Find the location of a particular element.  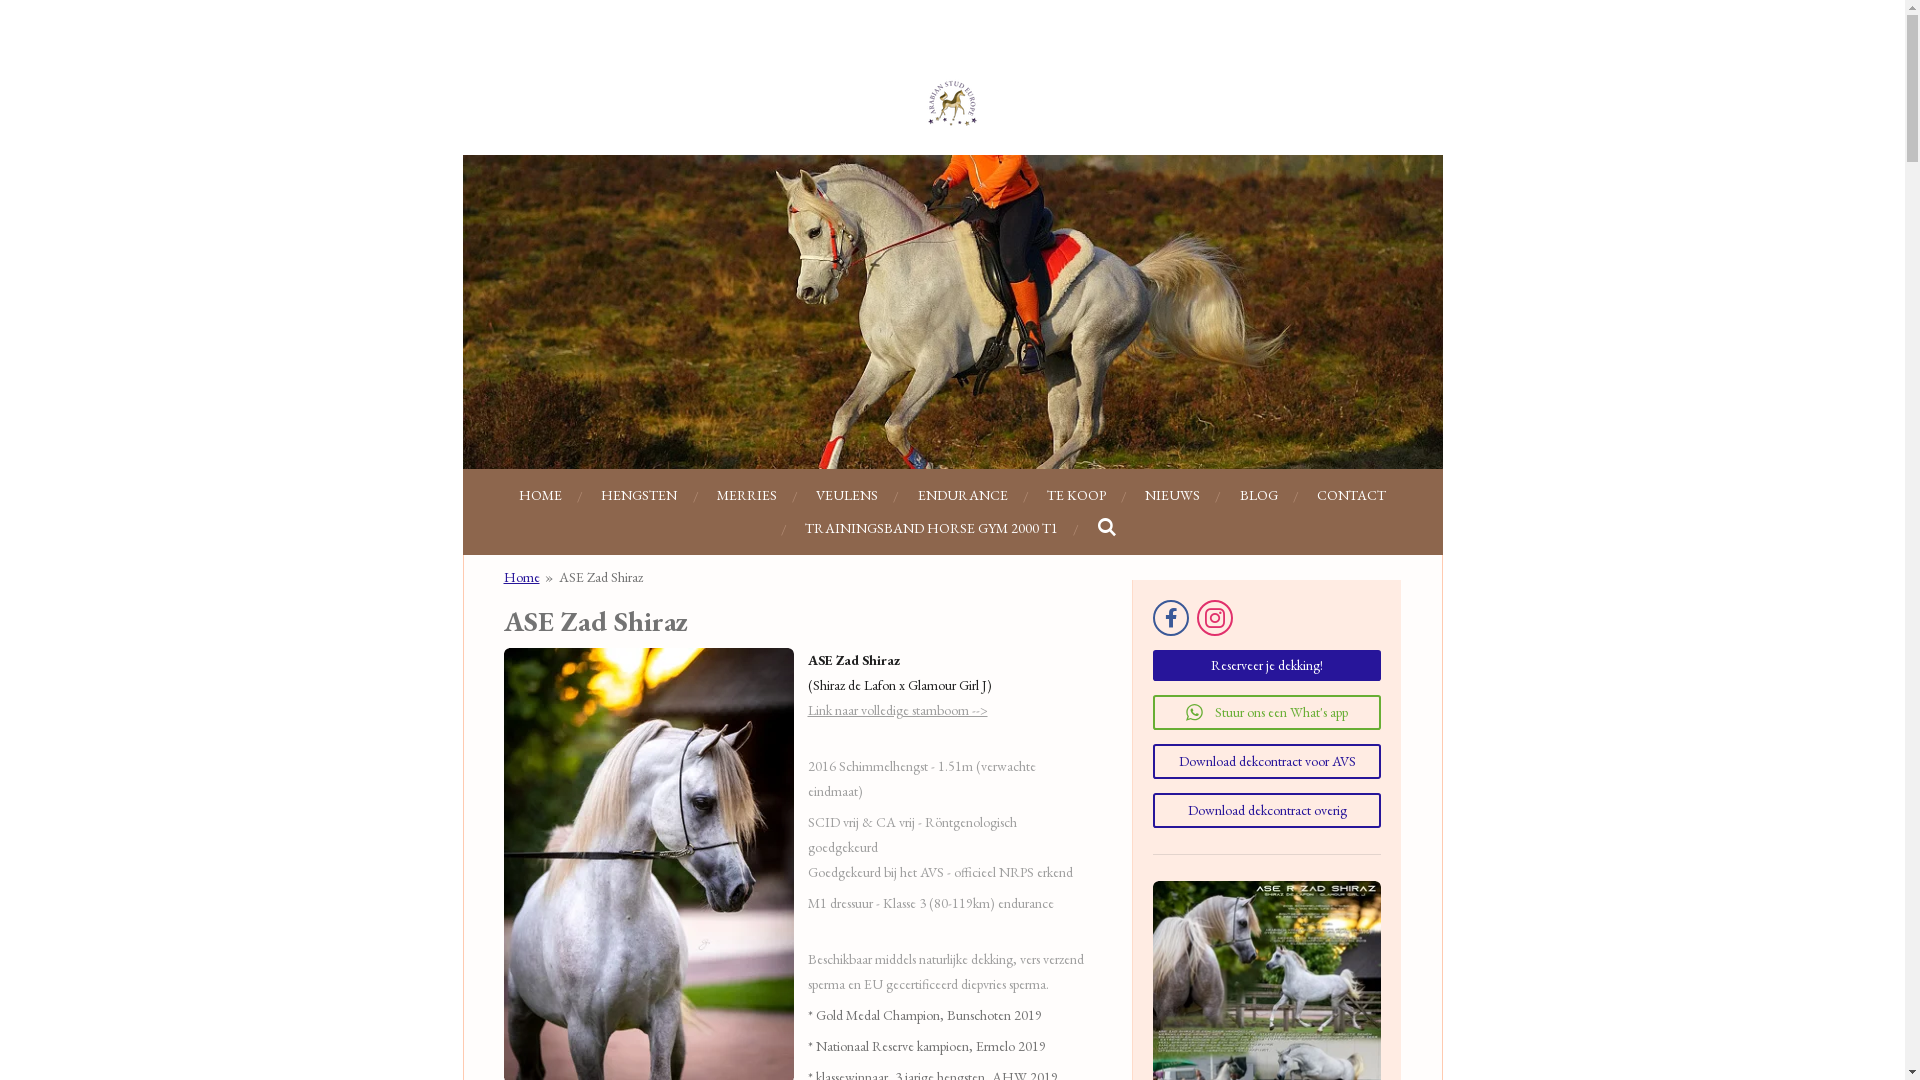

'Link naar volledige stamboom -->' is located at coordinates (896, 708).